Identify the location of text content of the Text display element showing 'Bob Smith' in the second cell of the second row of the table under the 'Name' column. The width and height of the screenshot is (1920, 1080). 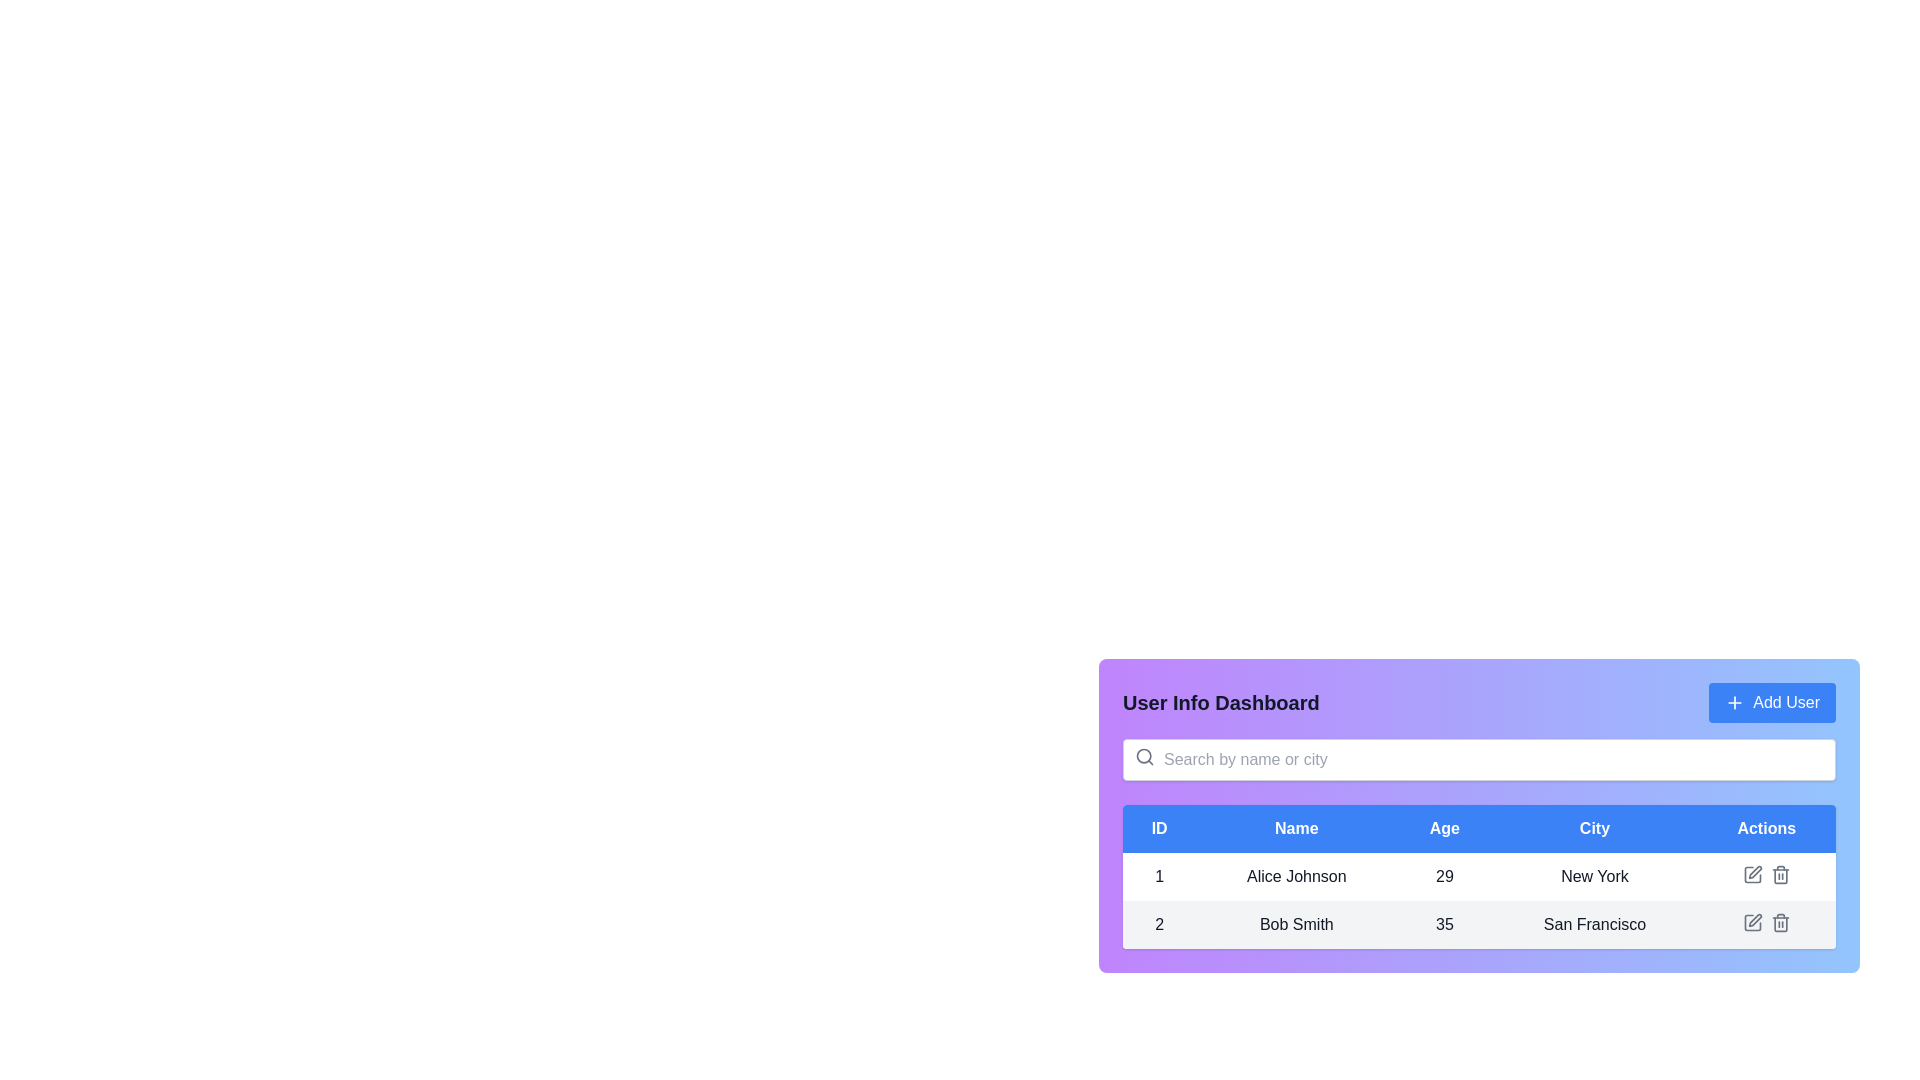
(1296, 925).